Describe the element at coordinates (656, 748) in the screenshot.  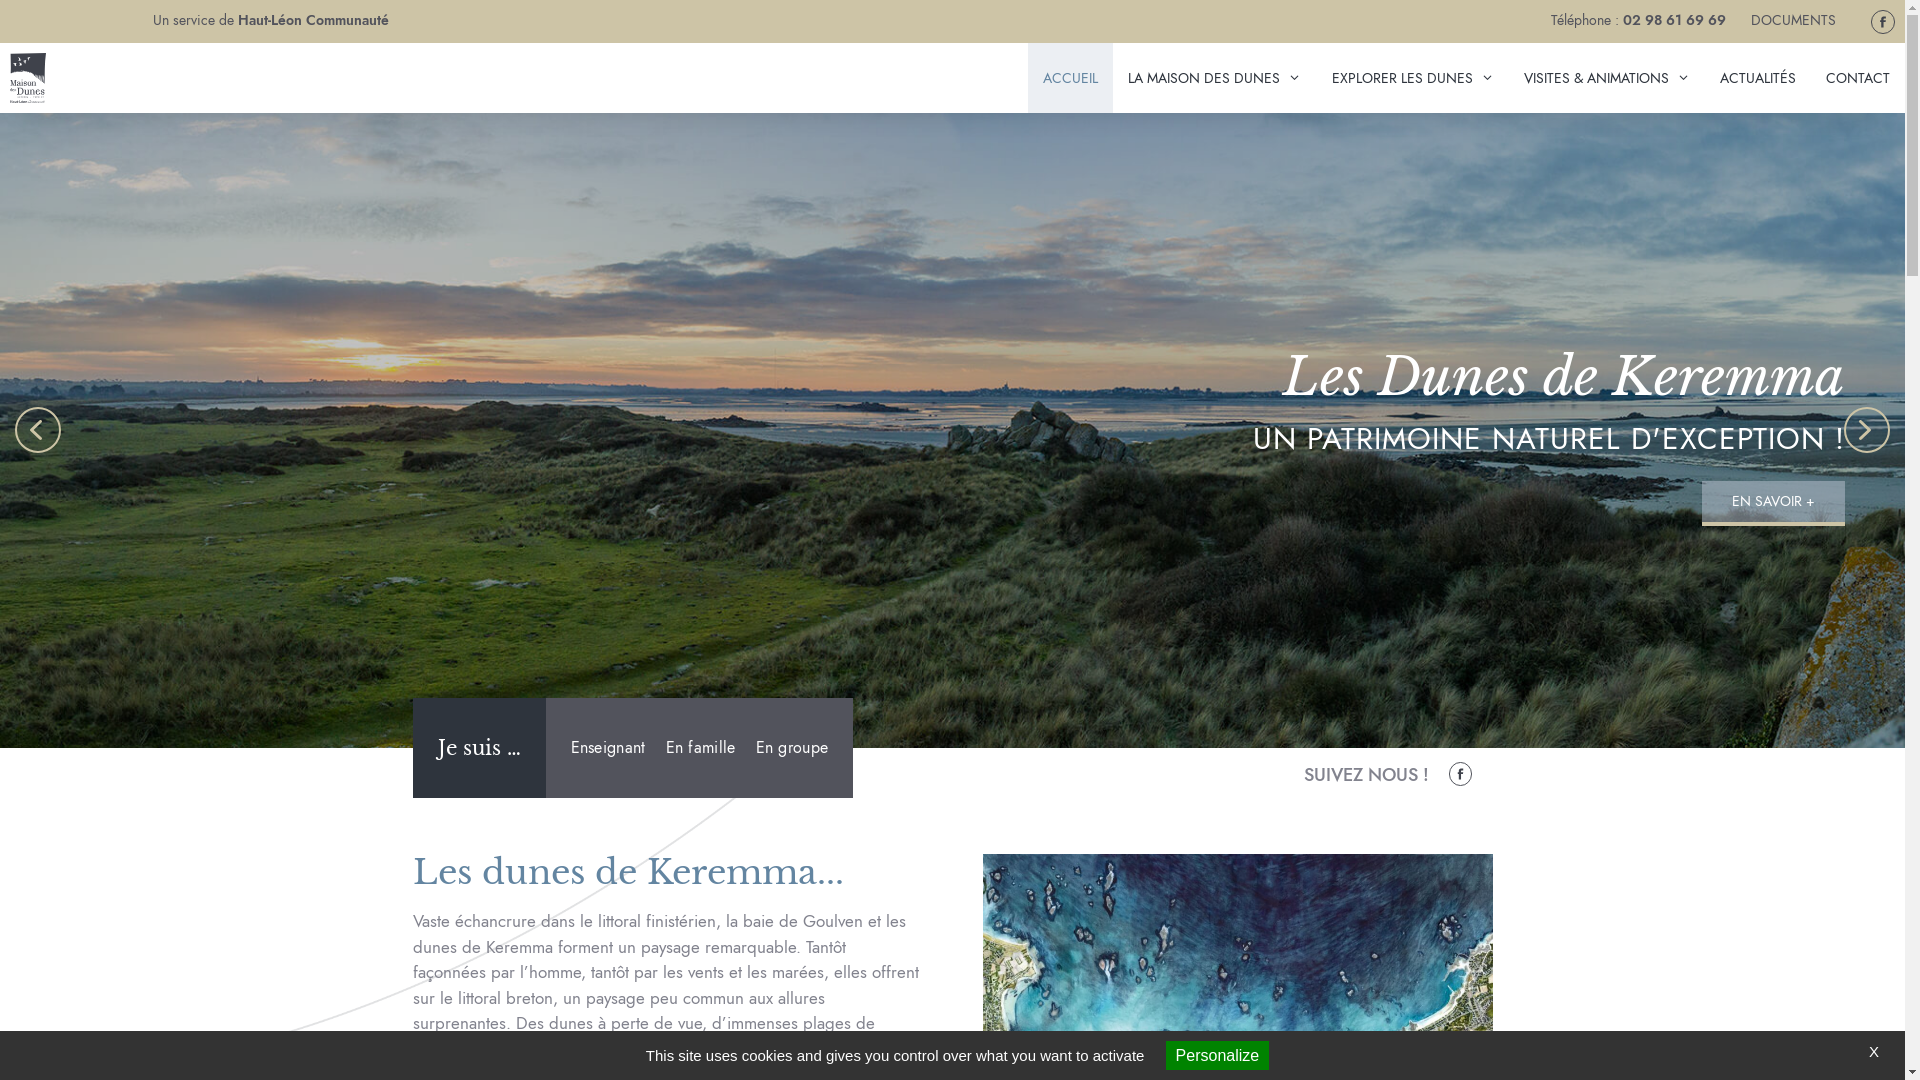
I see `'En famille'` at that location.